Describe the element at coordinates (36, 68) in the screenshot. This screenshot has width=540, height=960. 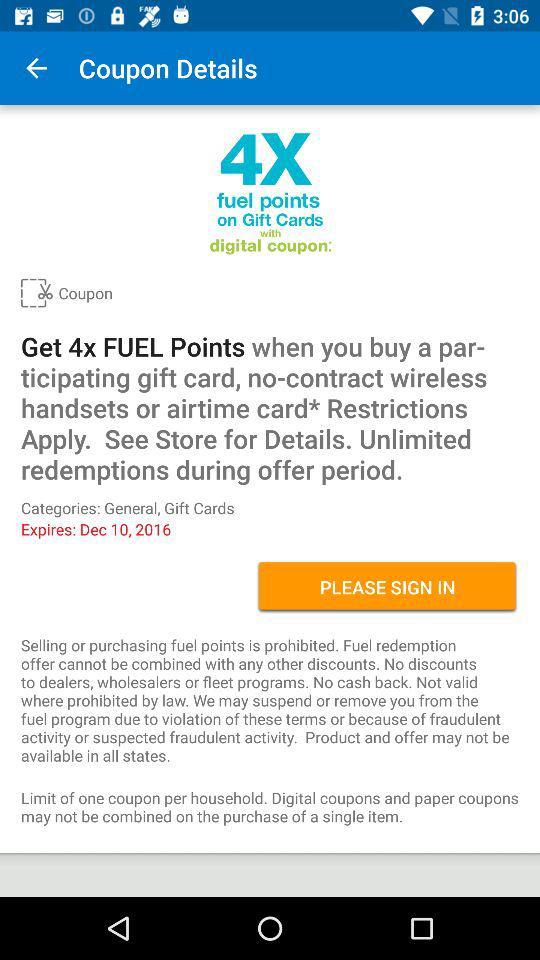
I see `icon above coupon item` at that location.